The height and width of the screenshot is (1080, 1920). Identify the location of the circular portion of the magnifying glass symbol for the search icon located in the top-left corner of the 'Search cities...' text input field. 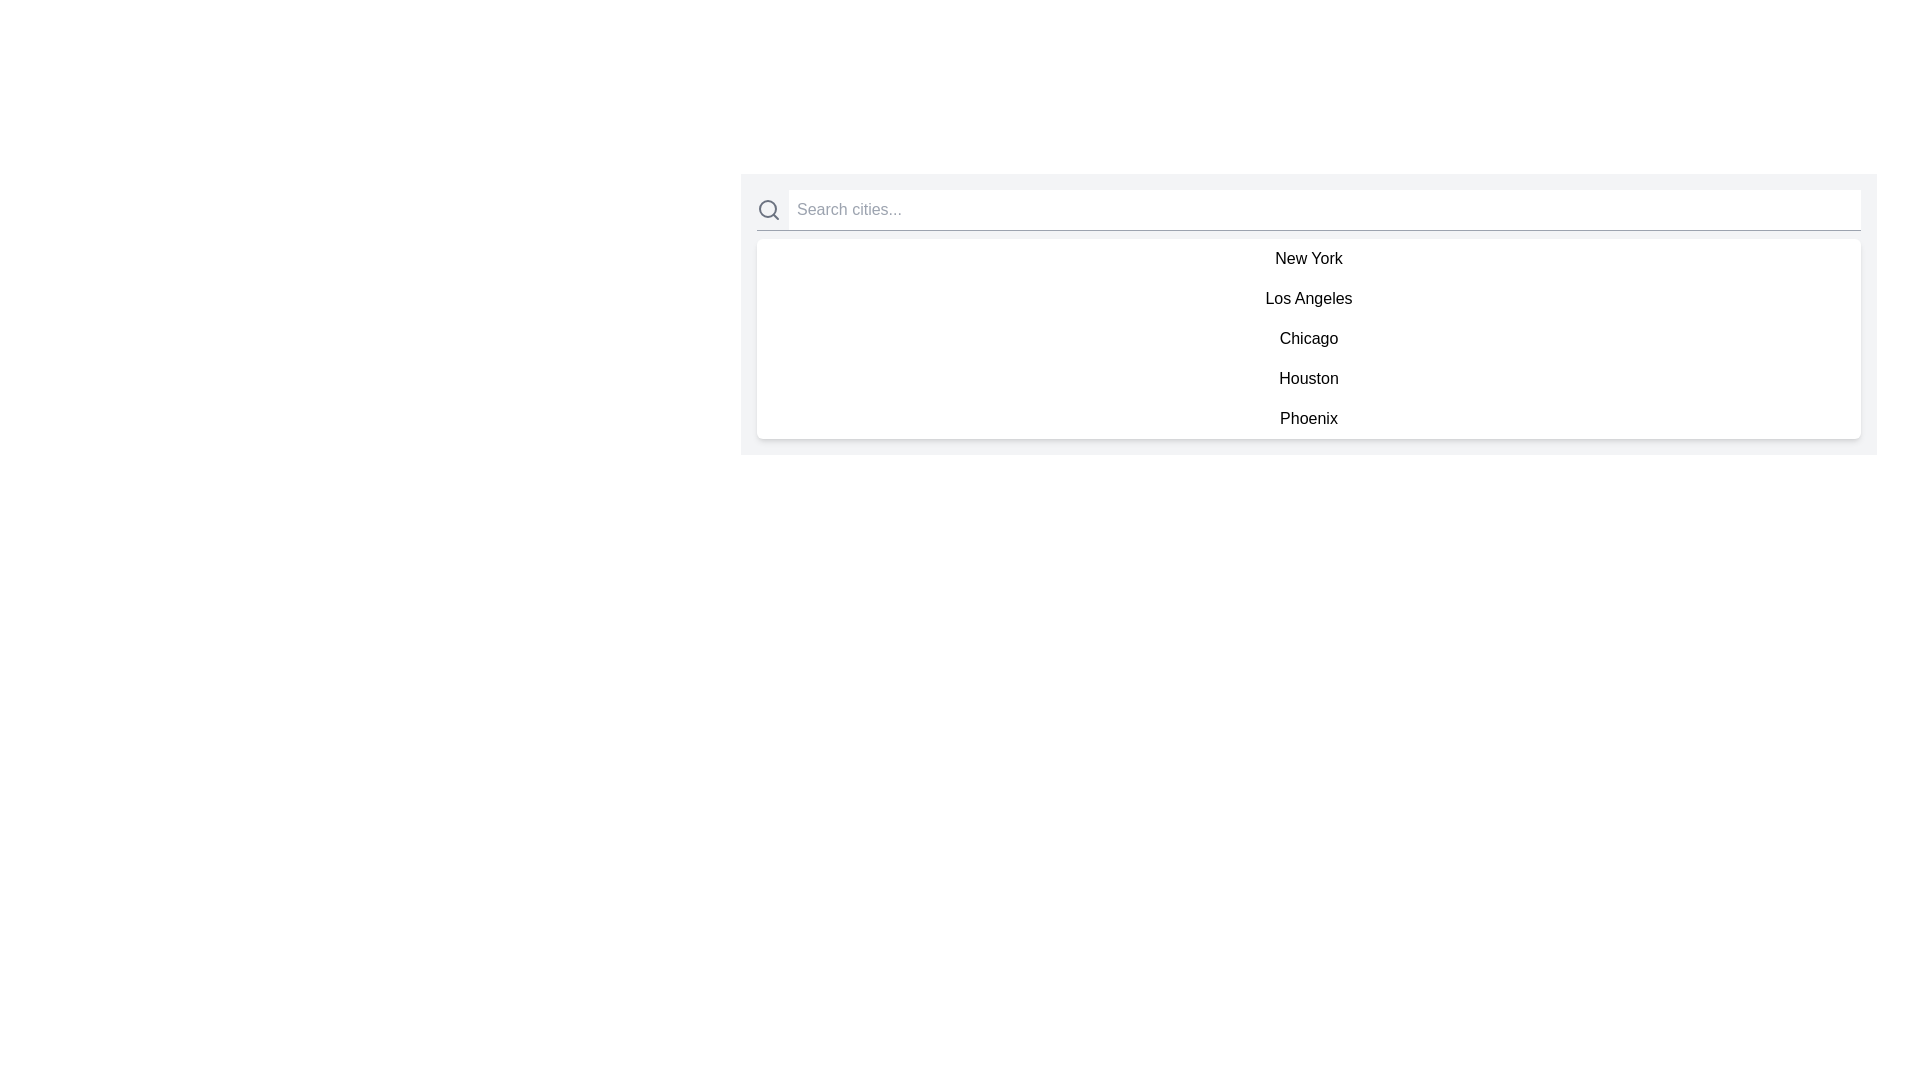
(767, 208).